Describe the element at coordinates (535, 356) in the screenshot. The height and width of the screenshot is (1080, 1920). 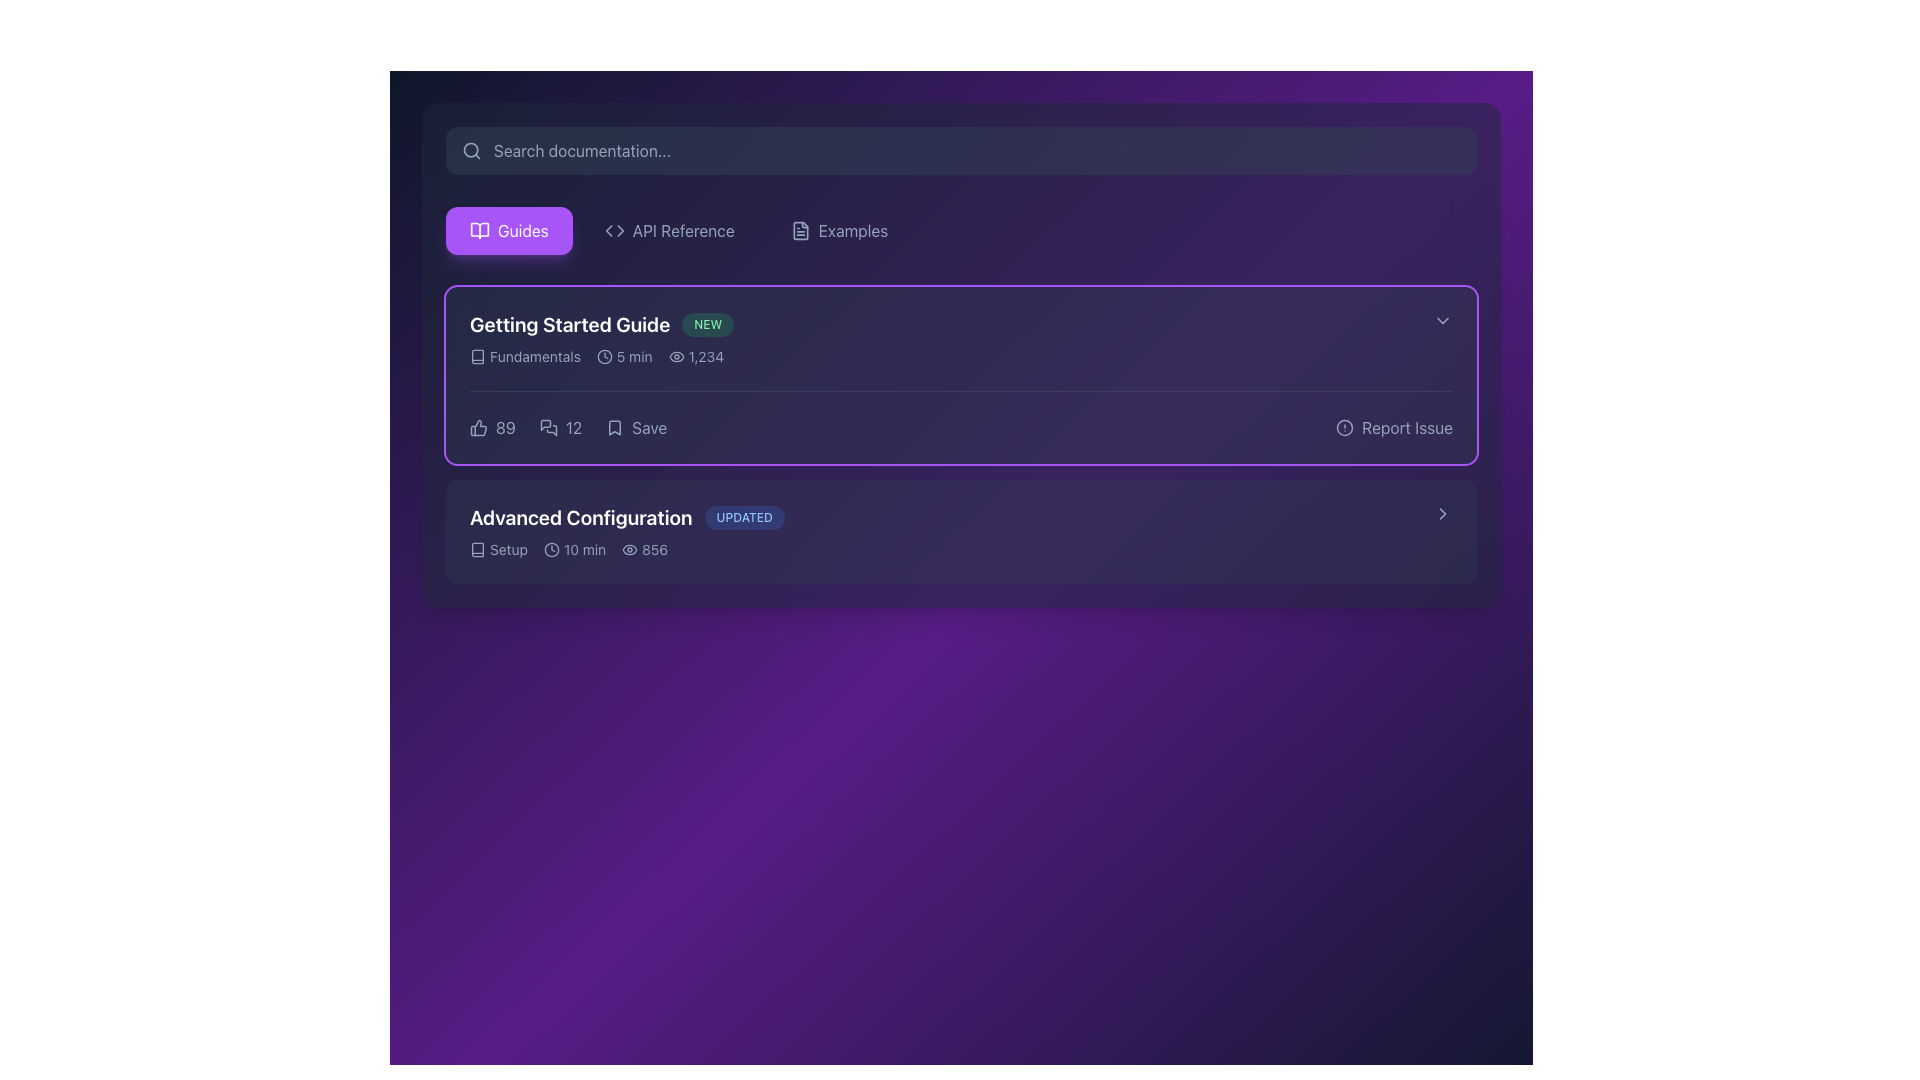
I see `text label indicating the category or section title within the 'Getting Started Guide' card, located at the top center of the card, slightly offset to the left` at that location.